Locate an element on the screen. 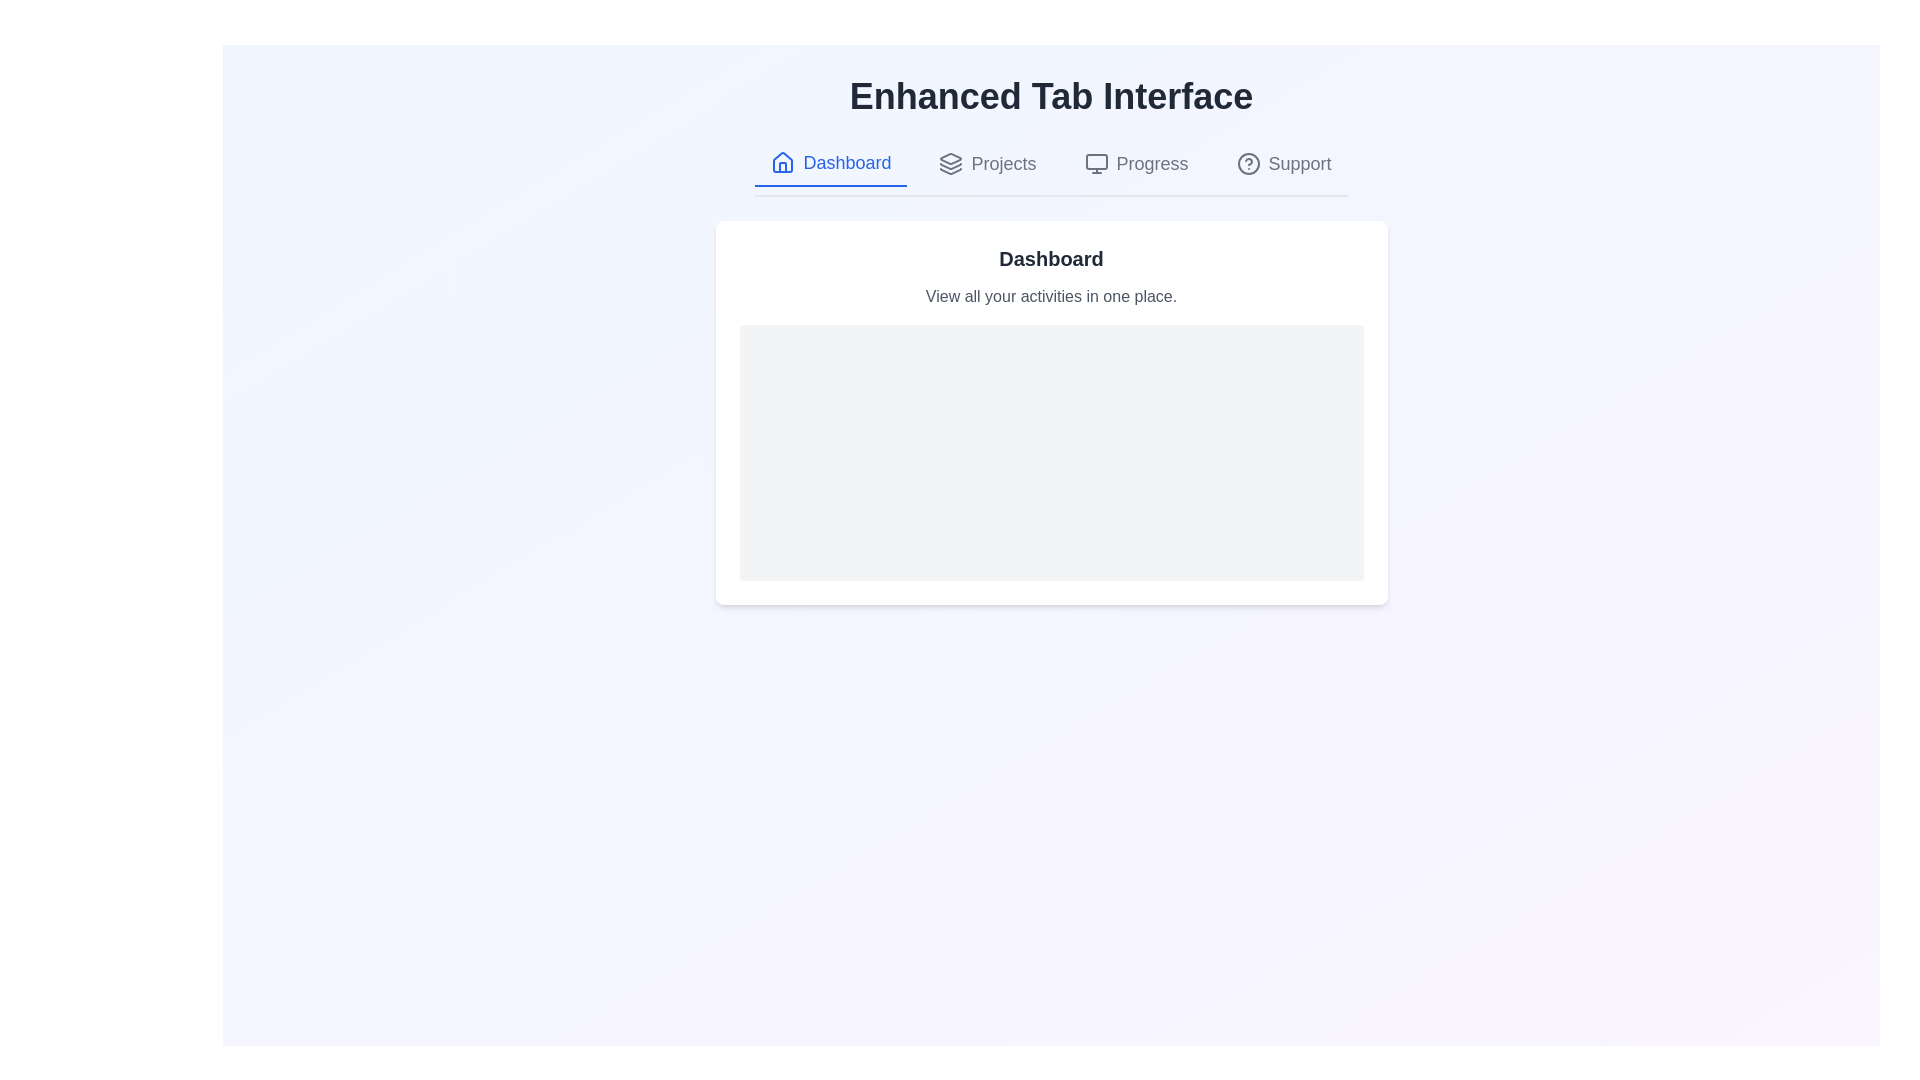 This screenshot has width=1920, height=1080. the Dashboard tab is located at coordinates (830, 163).